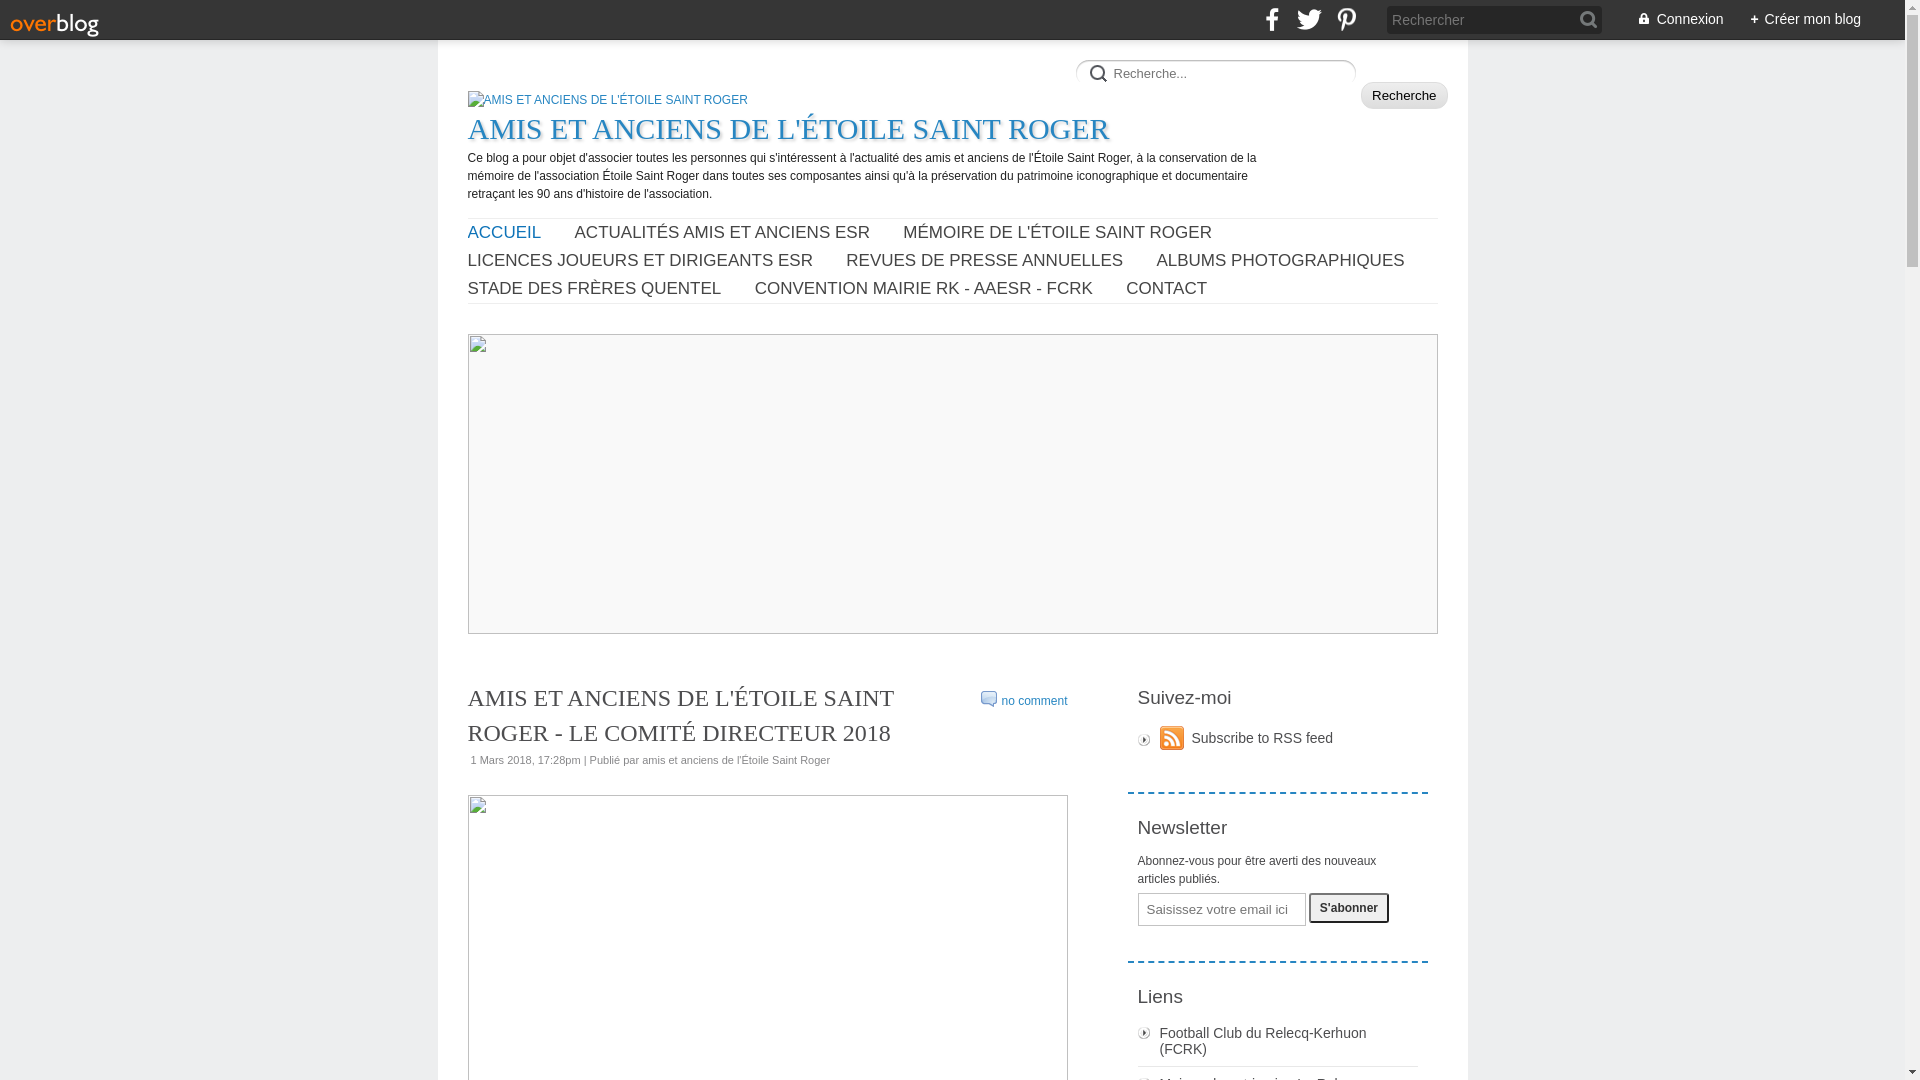 Image resolution: width=1920 pixels, height=1080 pixels. I want to click on 'S'abonner', so click(1348, 907).